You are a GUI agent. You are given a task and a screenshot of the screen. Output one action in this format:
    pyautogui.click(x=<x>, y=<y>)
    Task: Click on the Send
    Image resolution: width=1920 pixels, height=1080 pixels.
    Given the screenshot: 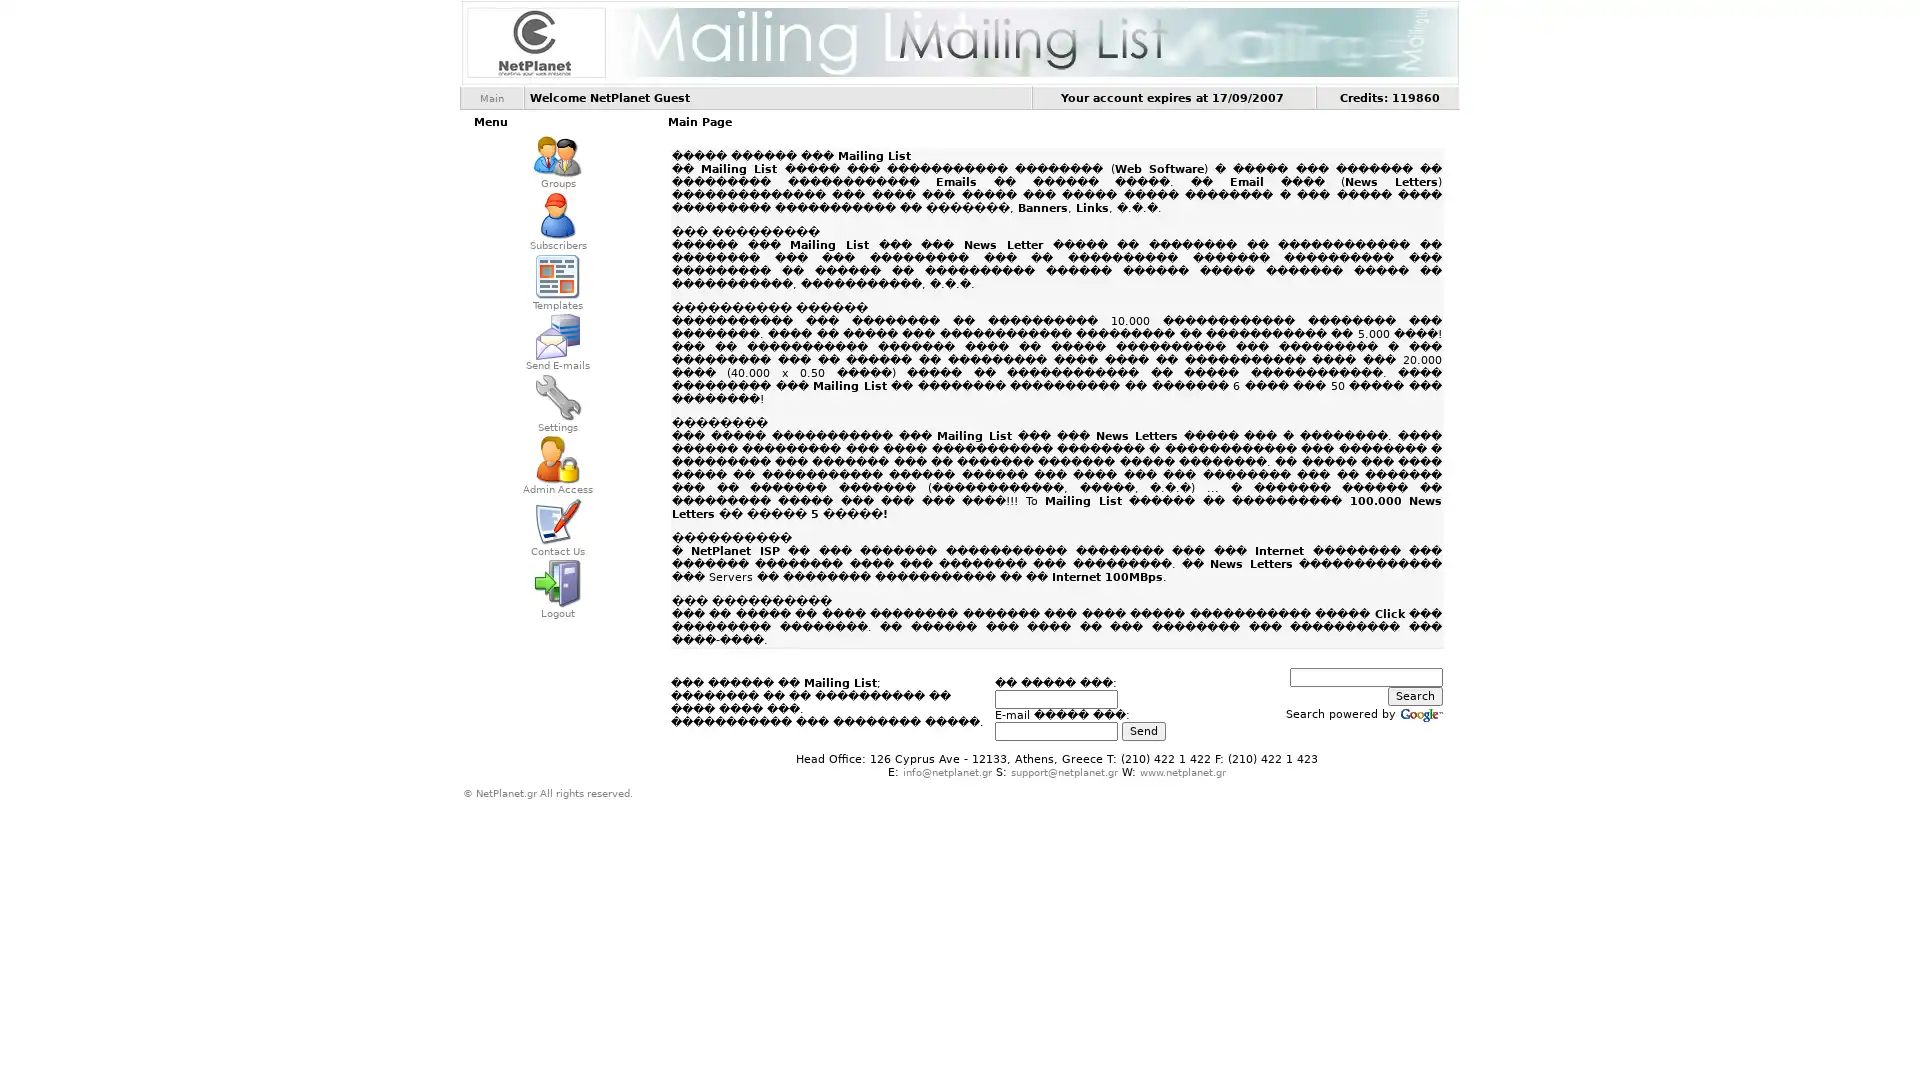 What is the action you would take?
    pyautogui.click(x=1142, y=730)
    